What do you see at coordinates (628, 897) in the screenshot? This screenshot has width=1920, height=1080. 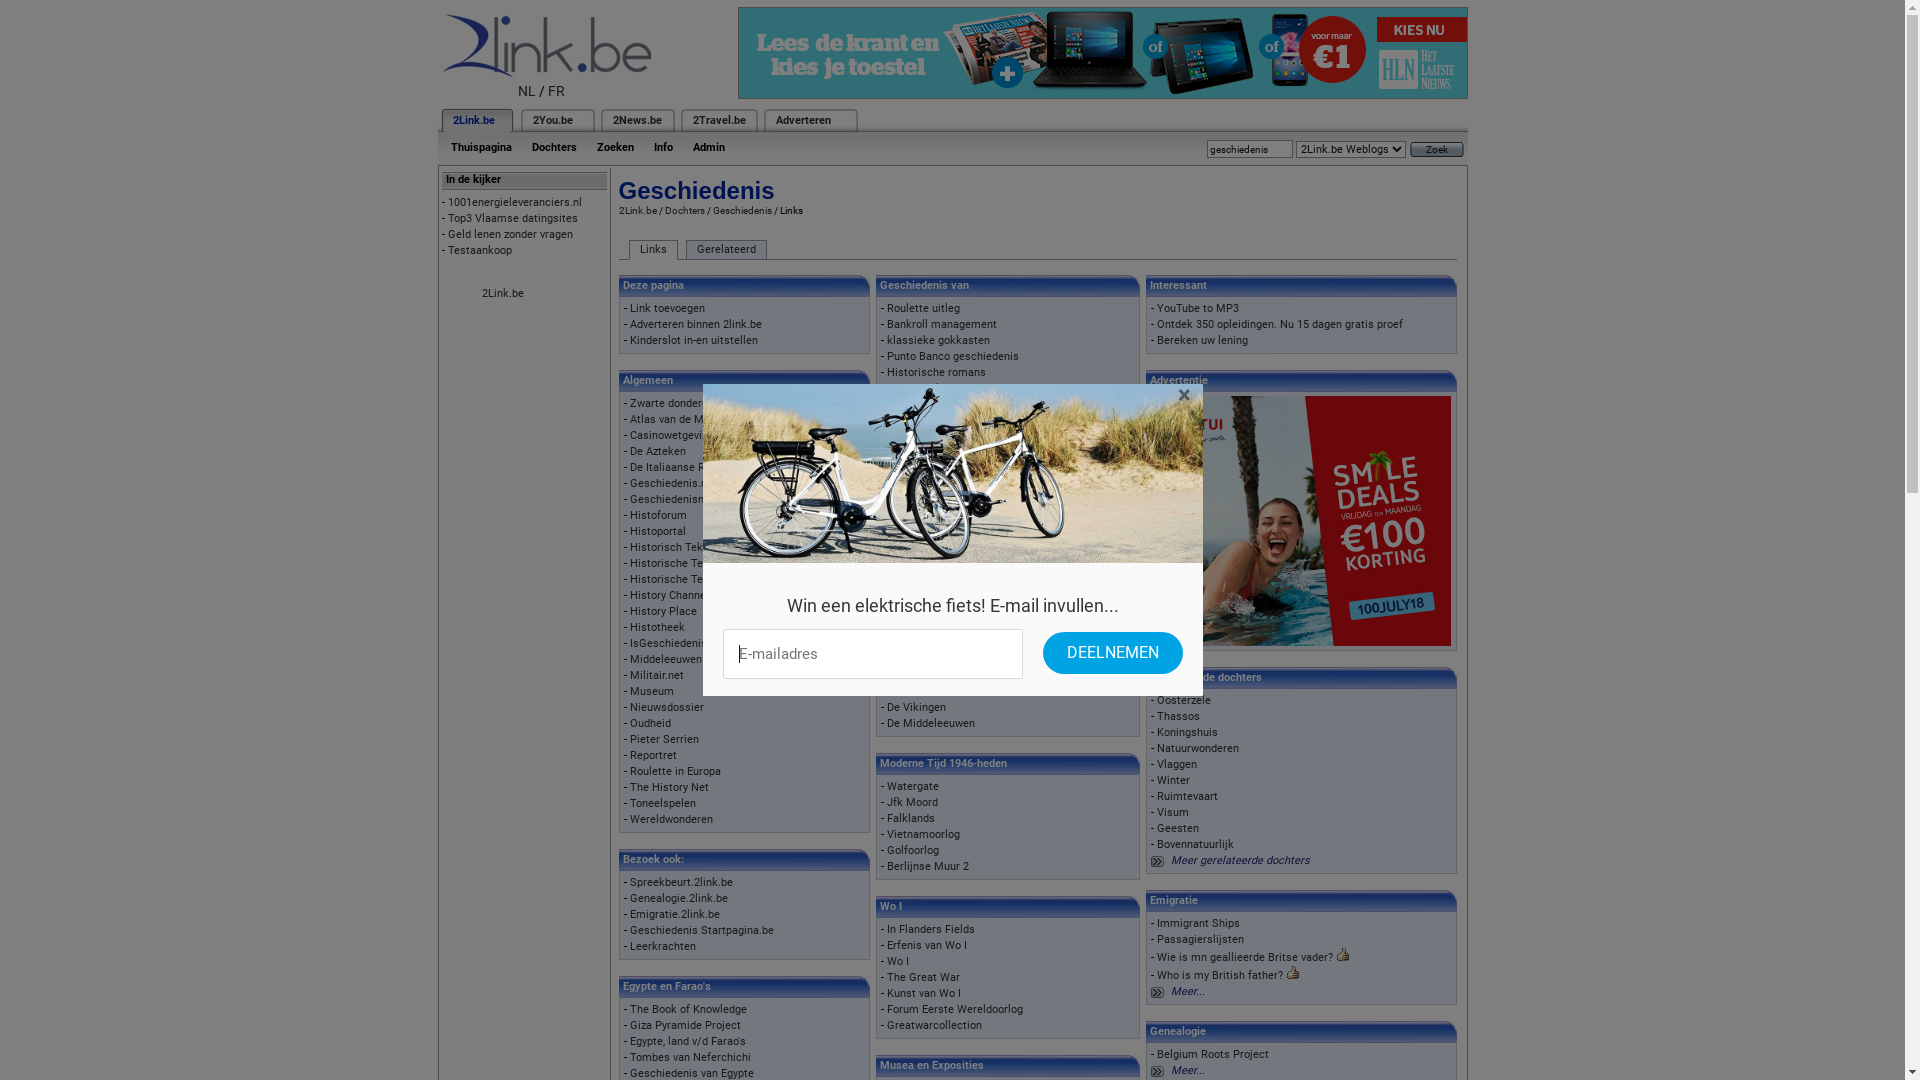 I see `'Genealogie.2link.be'` at bounding box center [628, 897].